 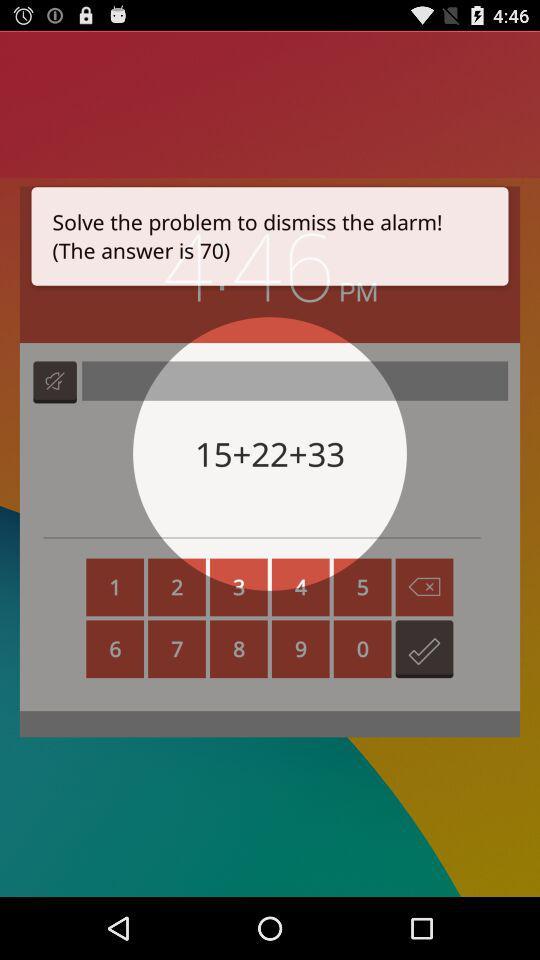 What do you see at coordinates (239, 587) in the screenshot?
I see `the button having number 3` at bounding box center [239, 587].